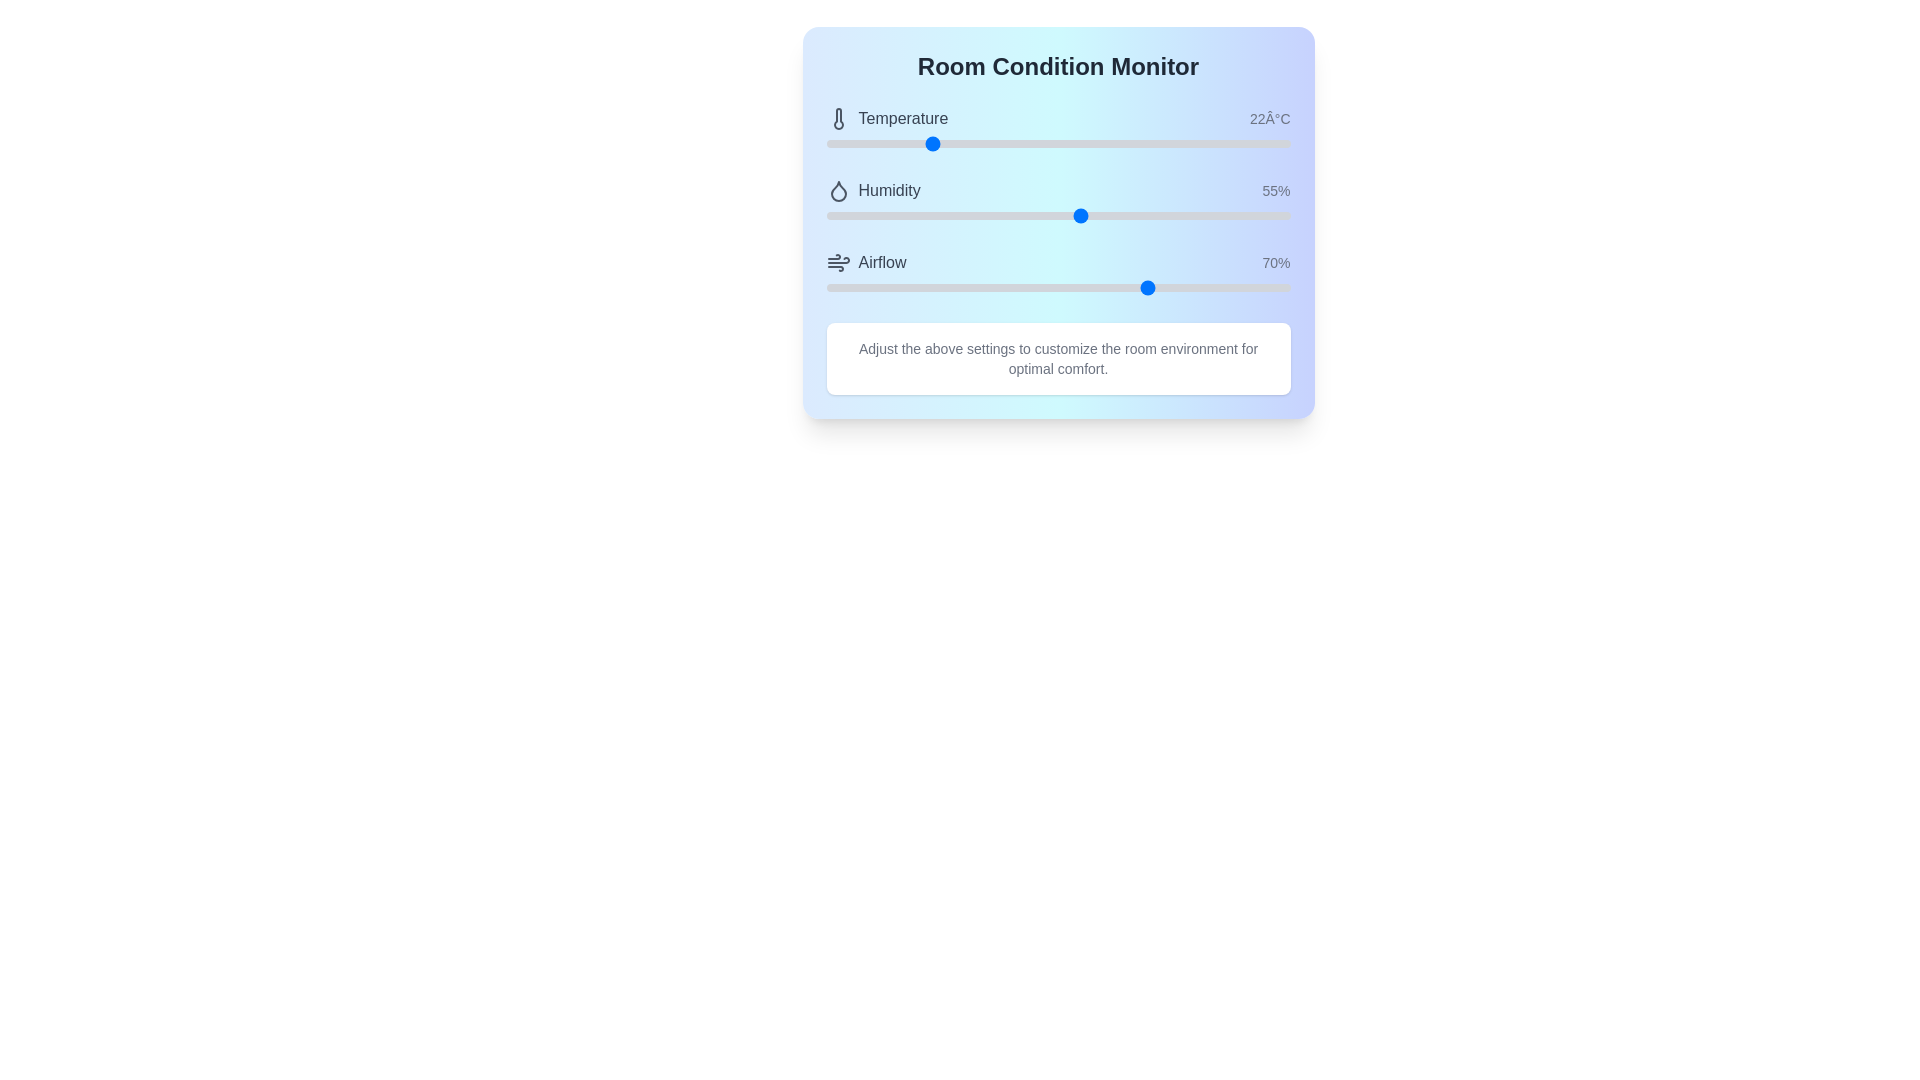 The height and width of the screenshot is (1080, 1920). Describe the element at coordinates (984, 216) in the screenshot. I see `the humidity level` at that location.